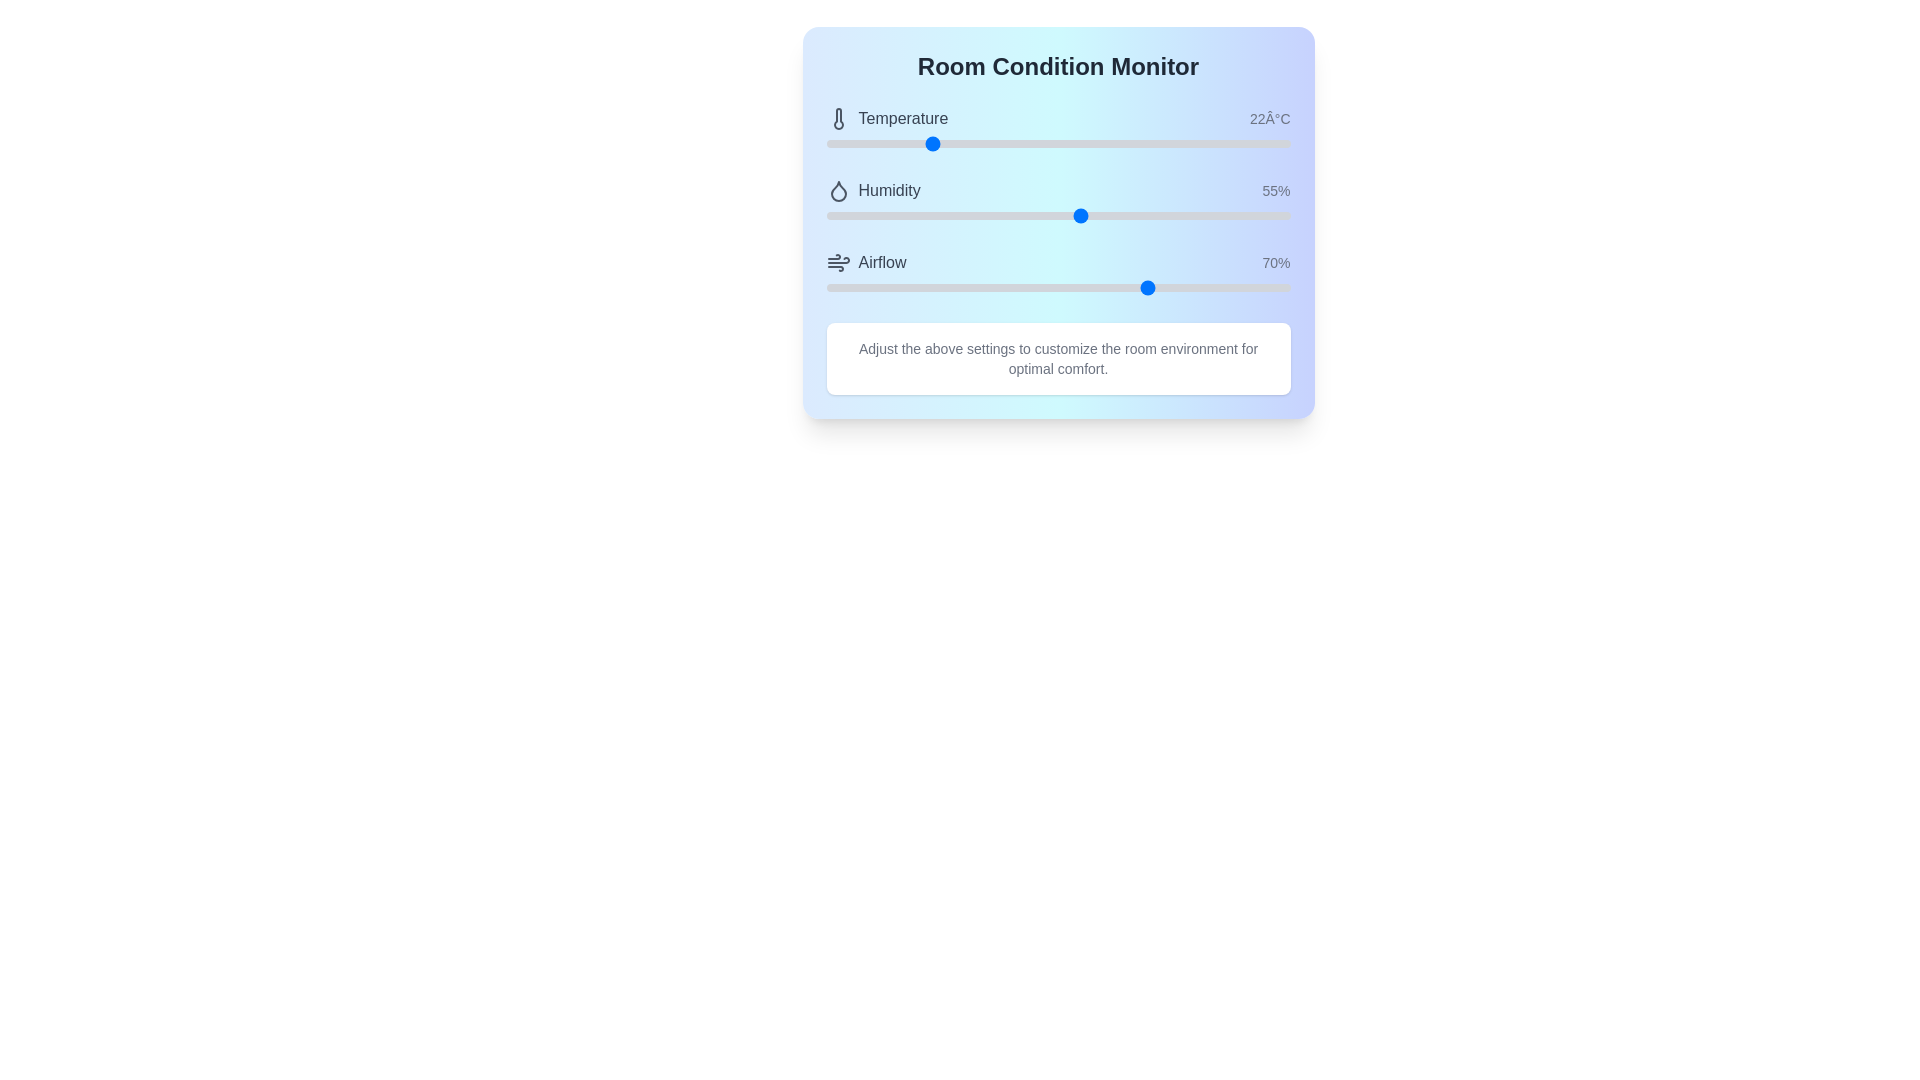 The height and width of the screenshot is (1080, 1920). Describe the element at coordinates (984, 216) in the screenshot. I see `the humidity level` at that location.